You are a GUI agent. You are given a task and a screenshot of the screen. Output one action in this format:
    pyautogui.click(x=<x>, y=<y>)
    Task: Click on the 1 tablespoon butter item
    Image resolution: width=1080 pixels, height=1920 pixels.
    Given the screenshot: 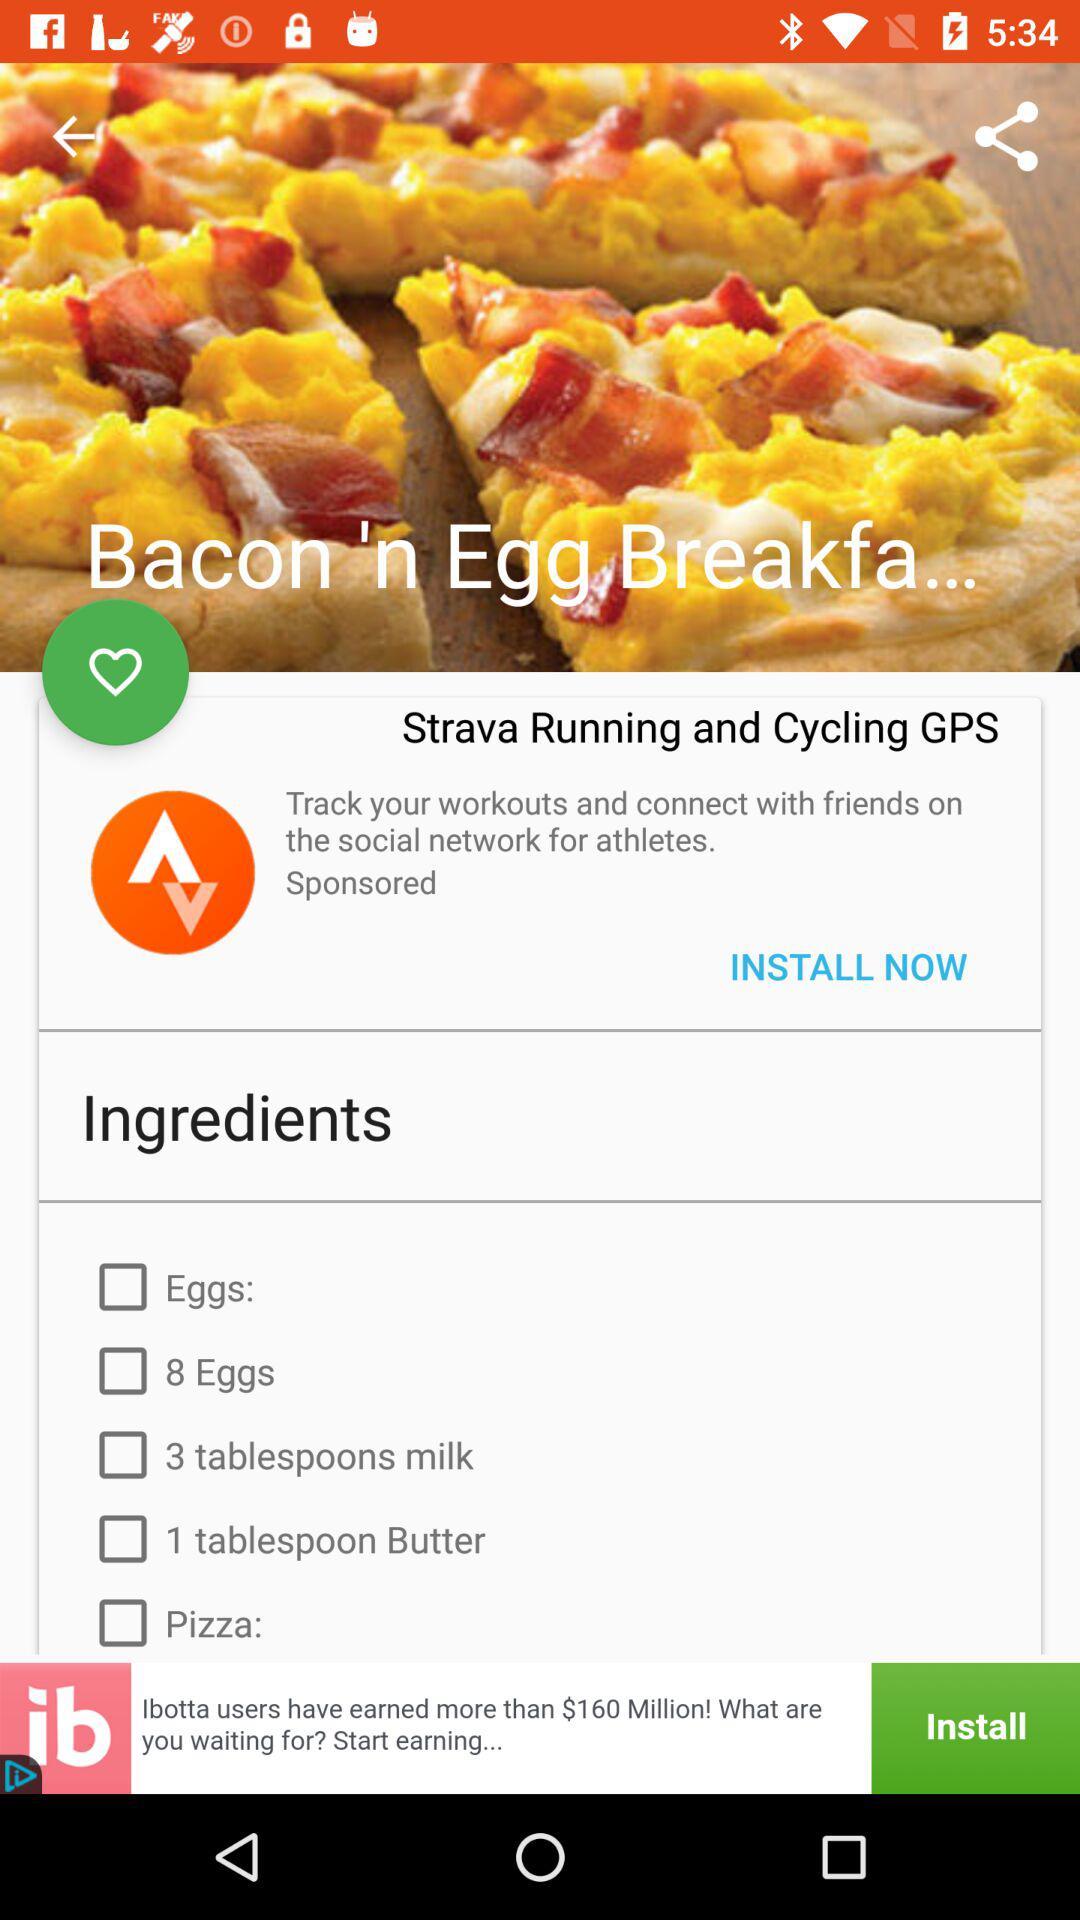 What is the action you would take?
    pyautogui.click(x=540, y=1538)
    